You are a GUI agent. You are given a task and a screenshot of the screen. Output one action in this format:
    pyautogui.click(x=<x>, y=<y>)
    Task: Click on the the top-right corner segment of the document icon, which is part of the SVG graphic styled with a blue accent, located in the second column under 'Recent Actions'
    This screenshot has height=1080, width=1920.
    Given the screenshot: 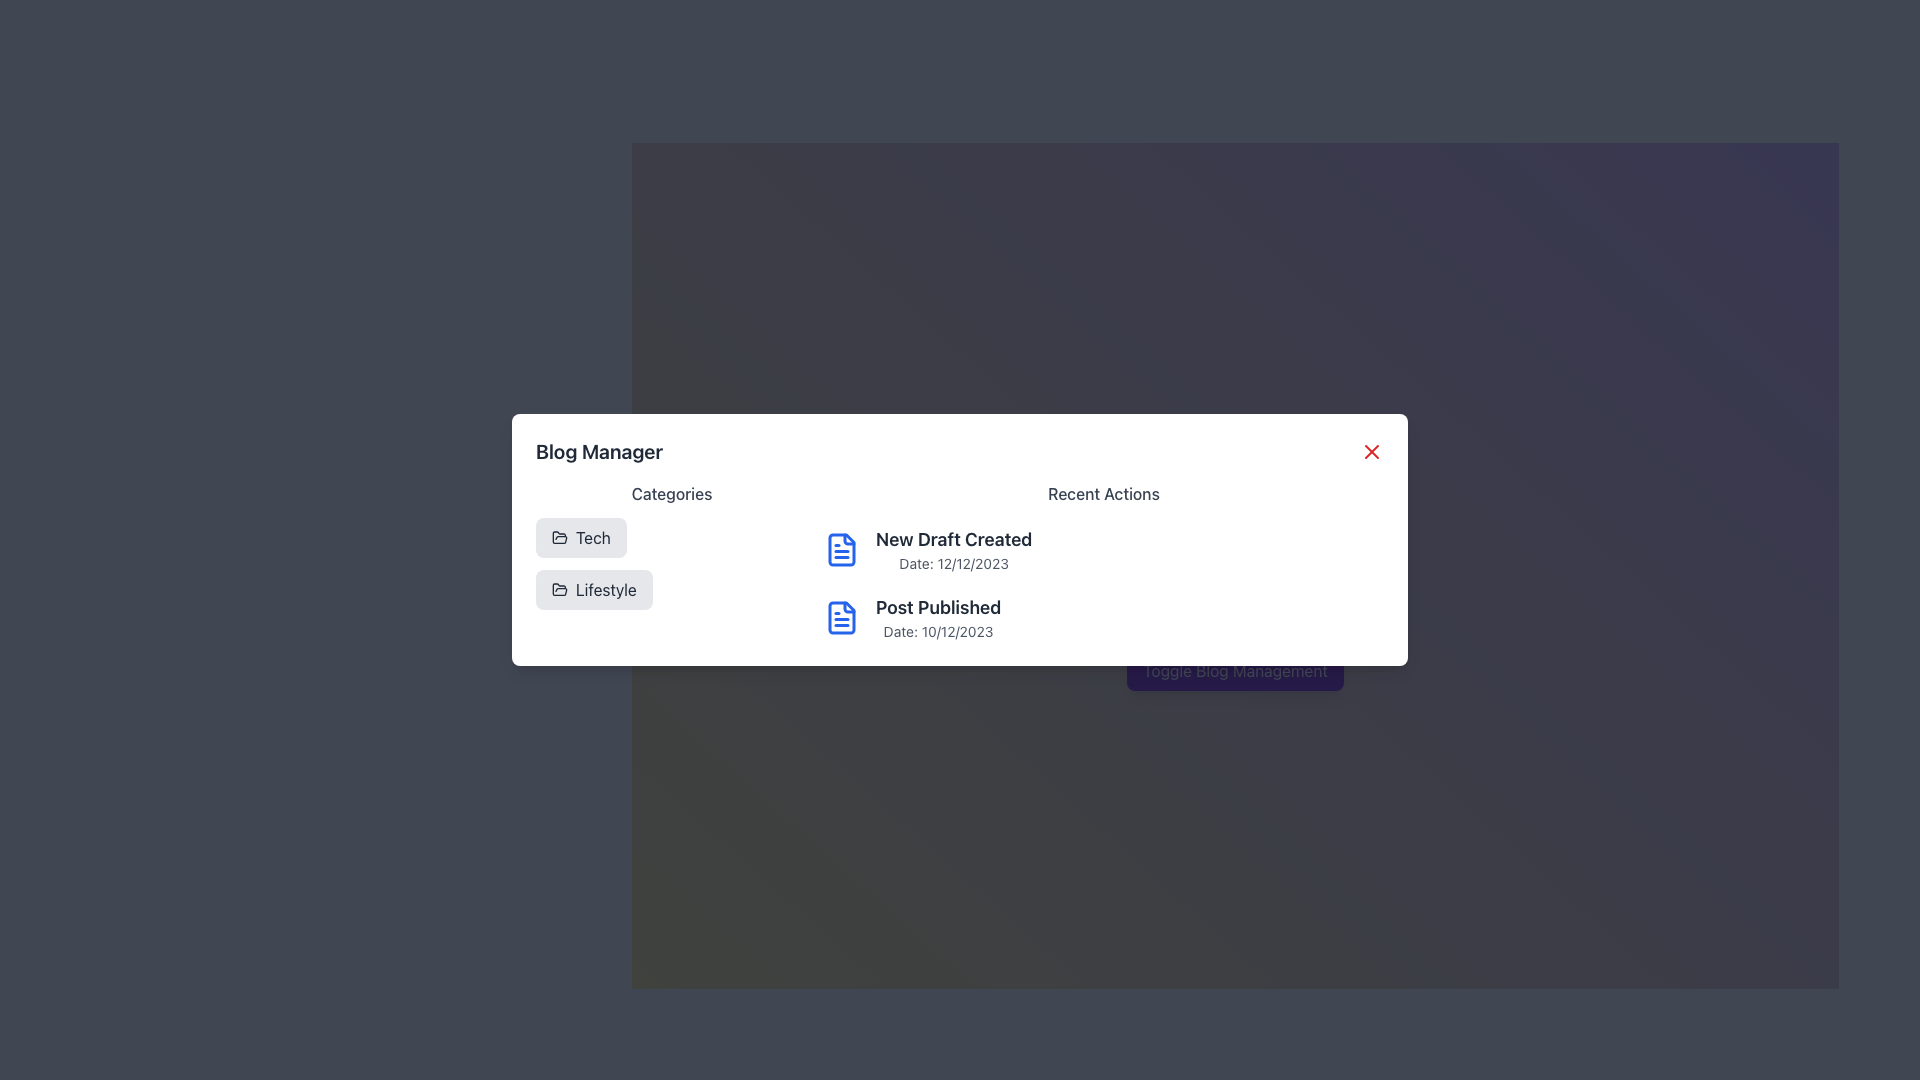 What is the action you would take?
    pyautogui.click(x=849, y=538)
    